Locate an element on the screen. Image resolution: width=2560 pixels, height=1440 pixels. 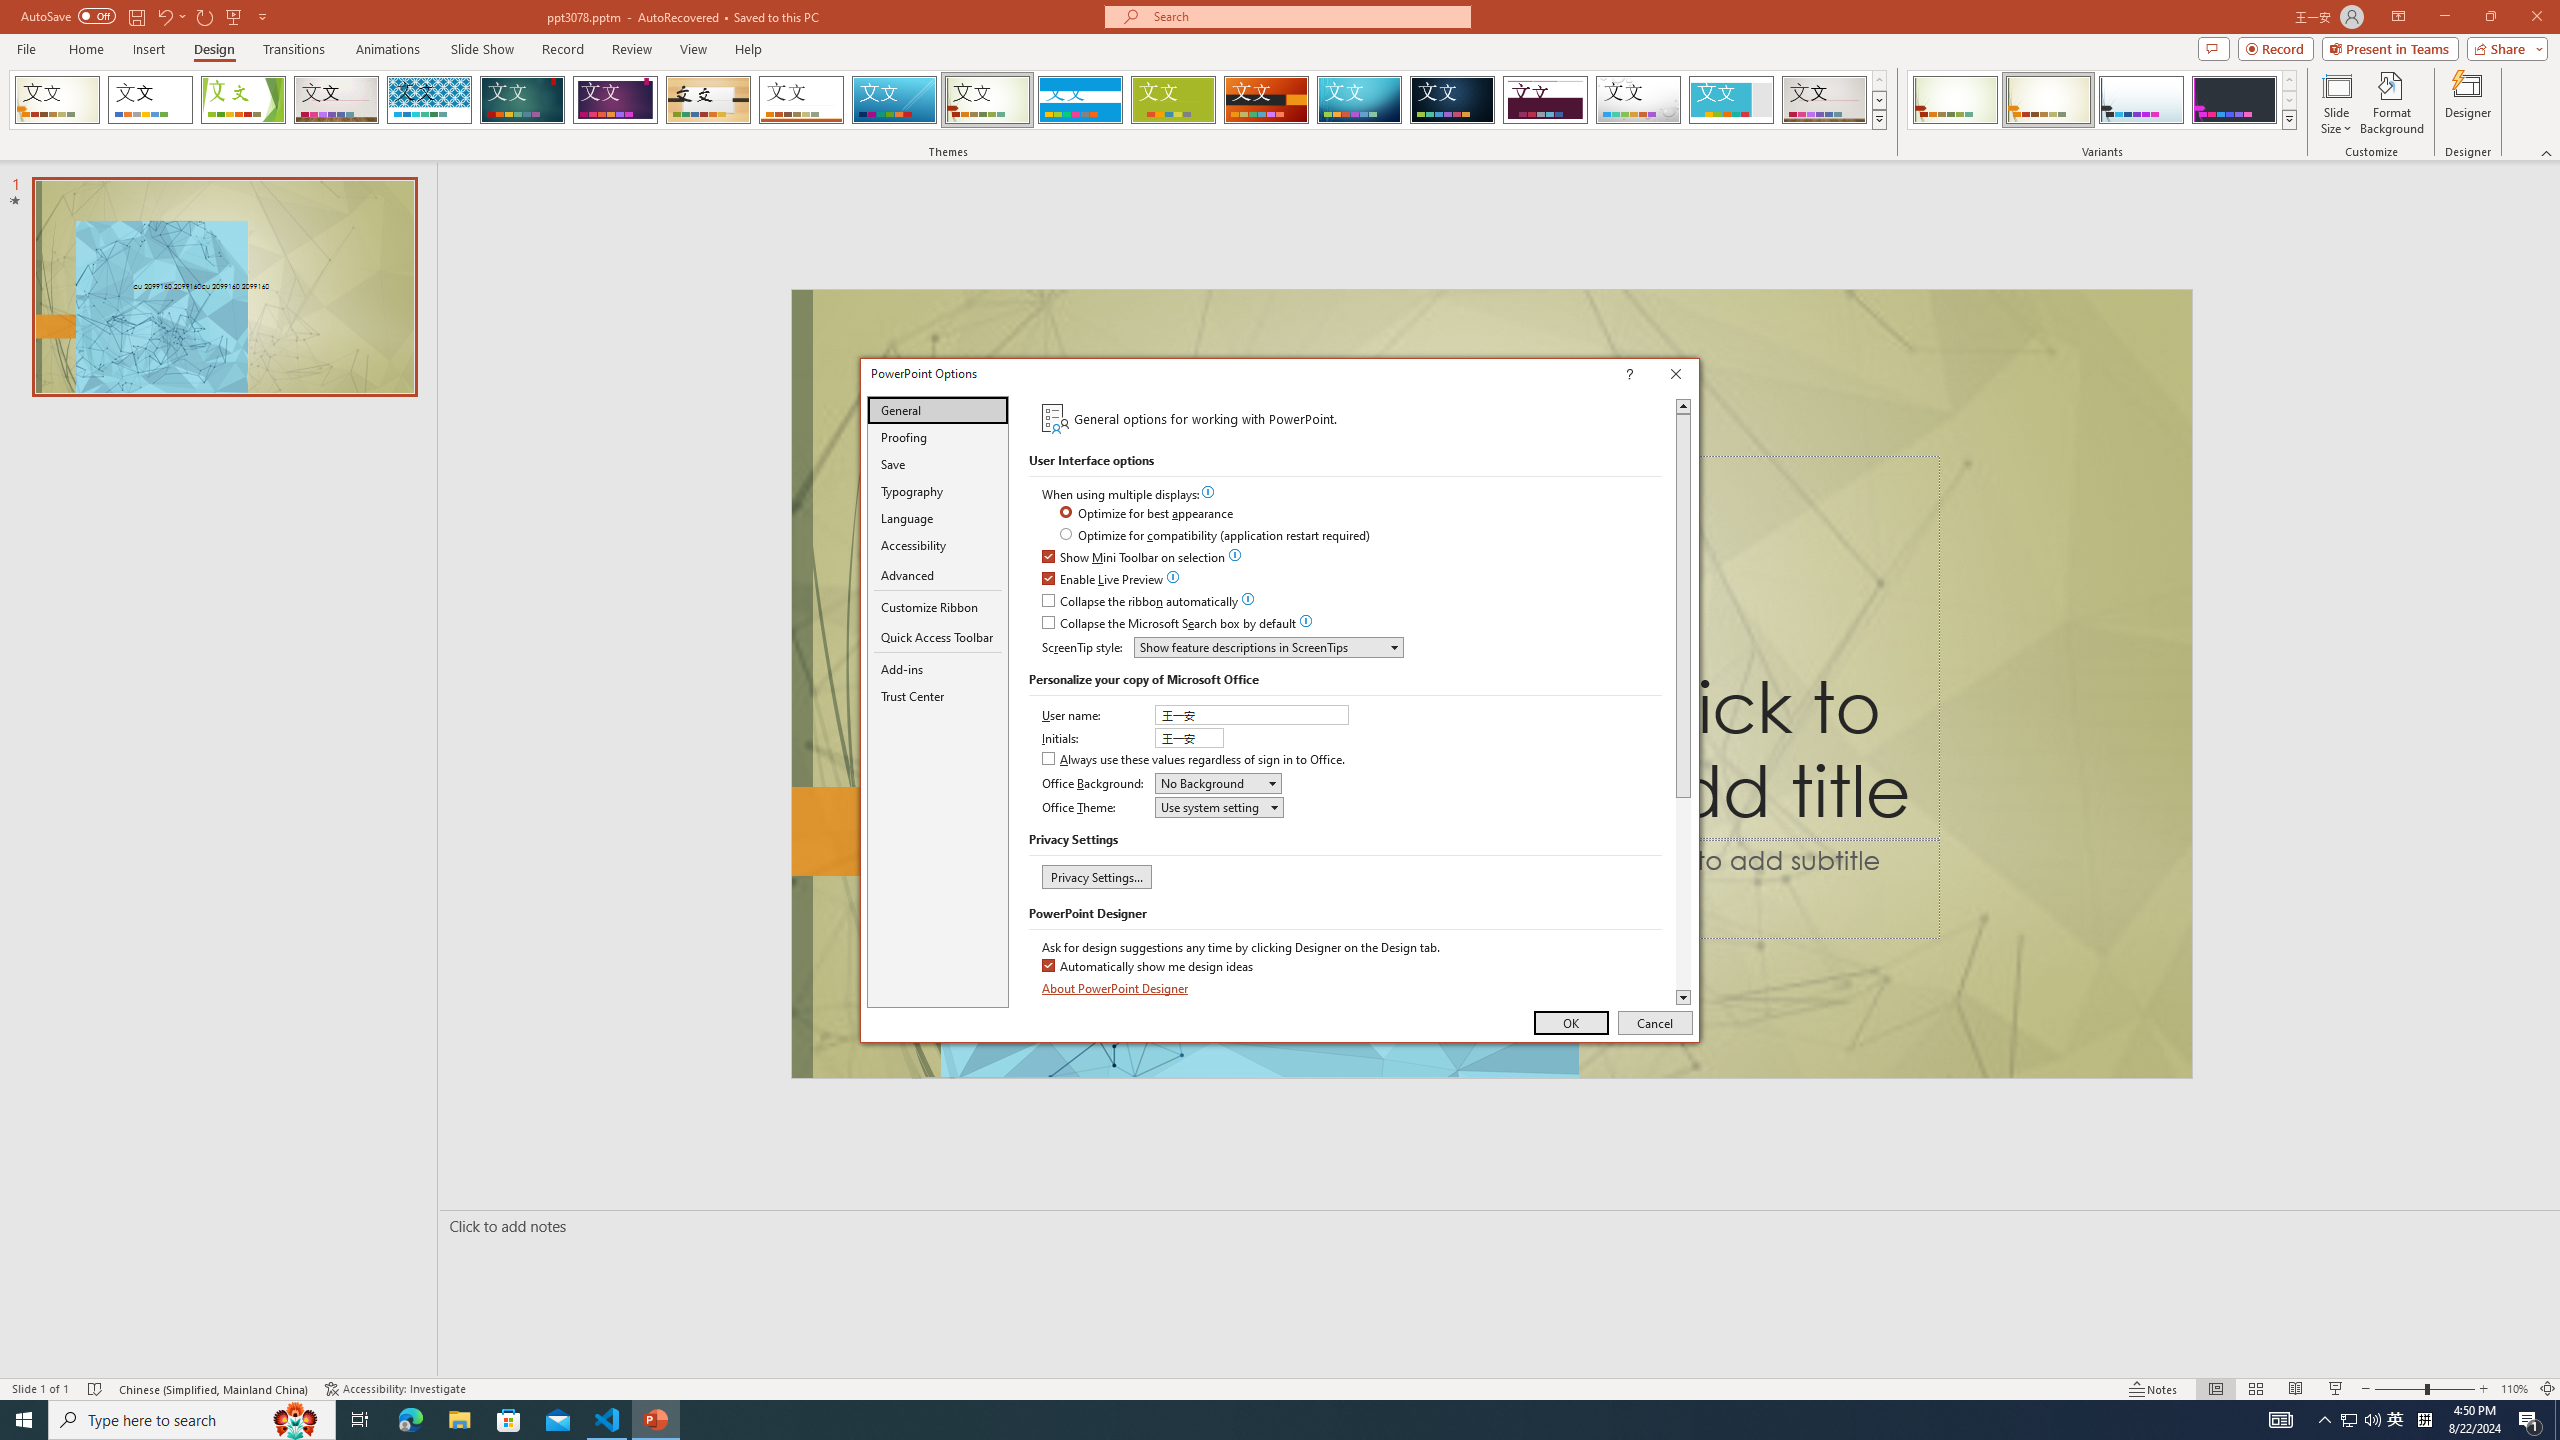
'Wisp Variant 1' is located at coordinates (1954, 99).